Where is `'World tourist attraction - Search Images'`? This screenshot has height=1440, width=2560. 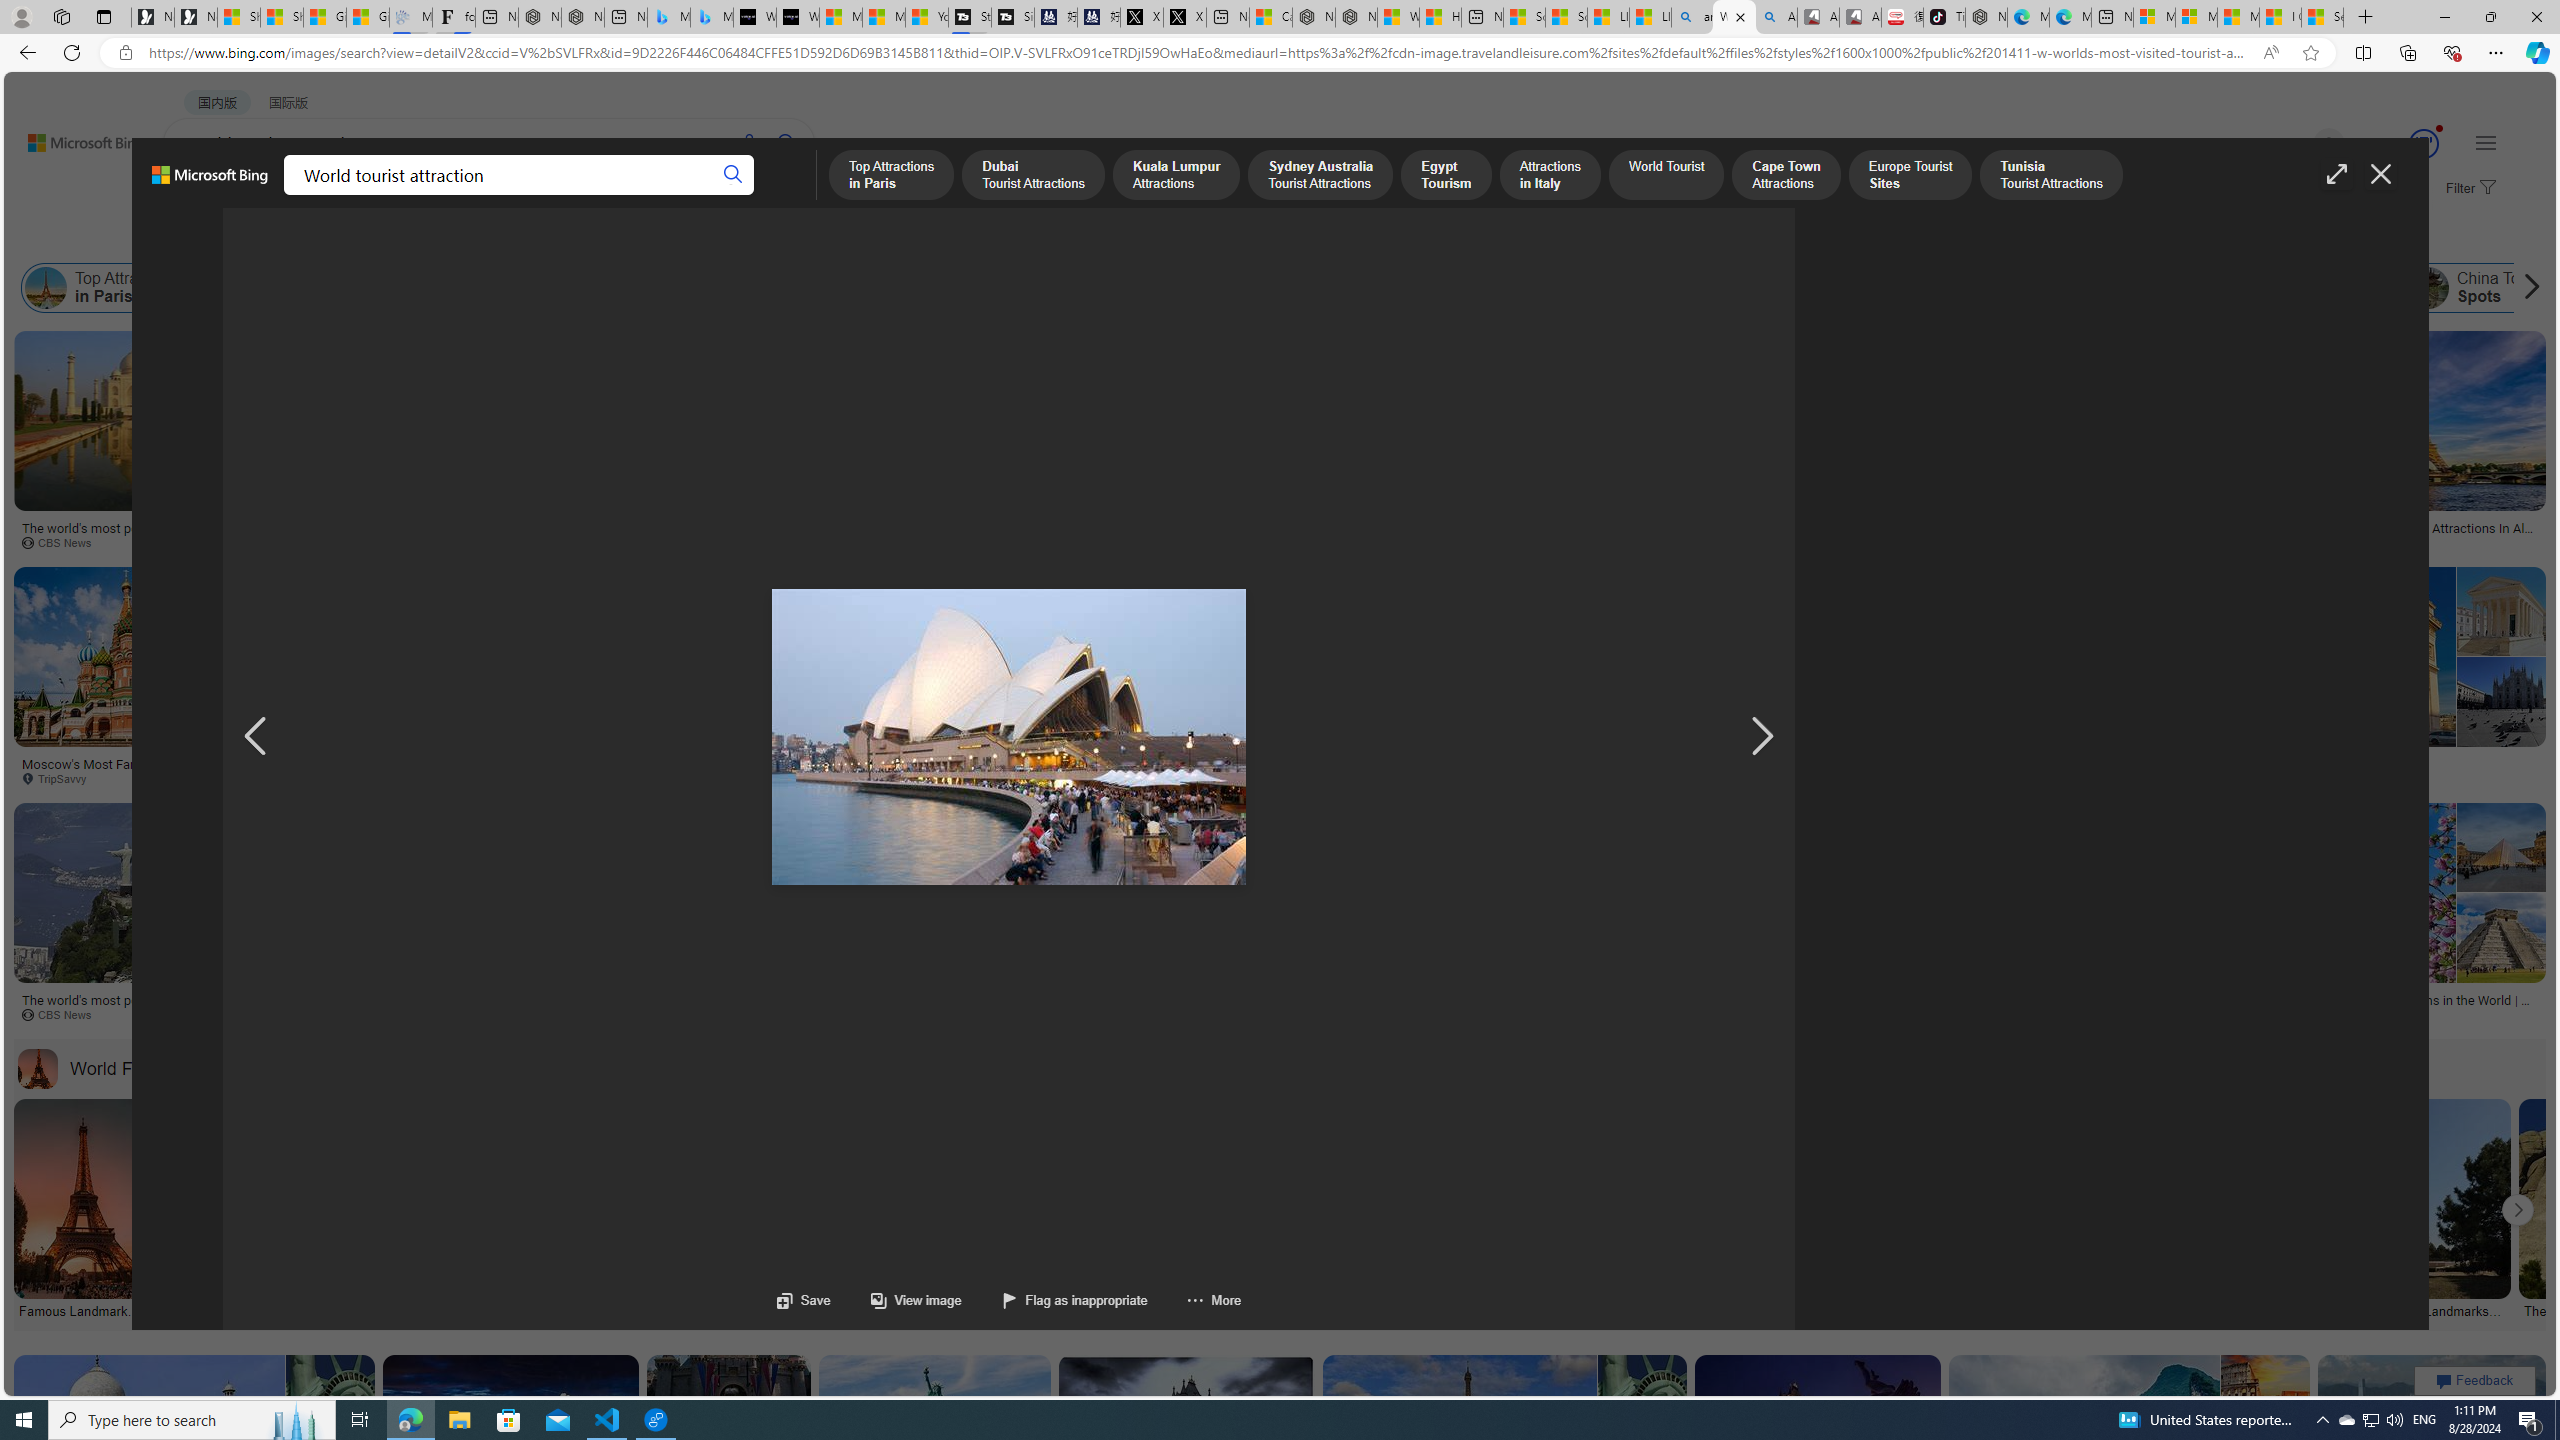
'World tourist attraction - Search Images' is located at coordinates (1733, 16).